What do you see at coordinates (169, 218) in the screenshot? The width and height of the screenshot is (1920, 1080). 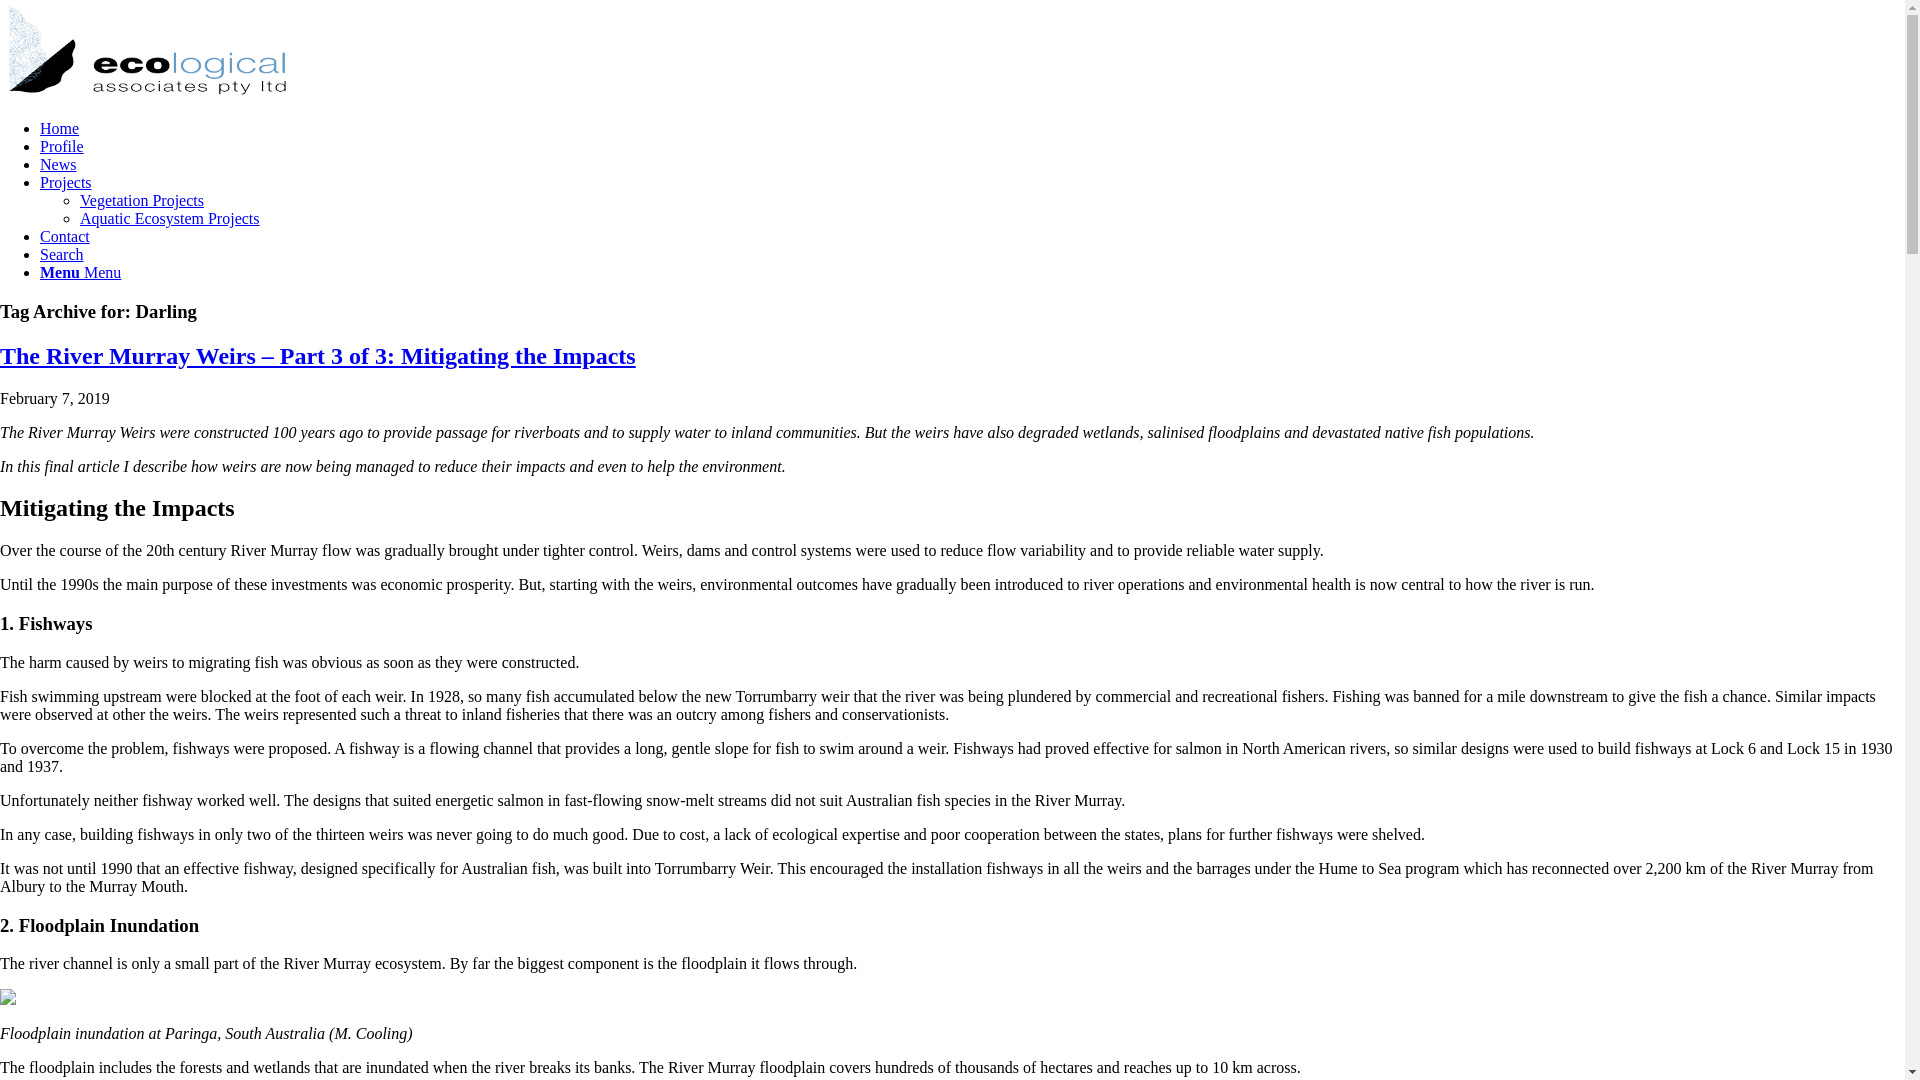 I see `'Aquatic Ecosystem Projects'` at bounding box center [169, 218].